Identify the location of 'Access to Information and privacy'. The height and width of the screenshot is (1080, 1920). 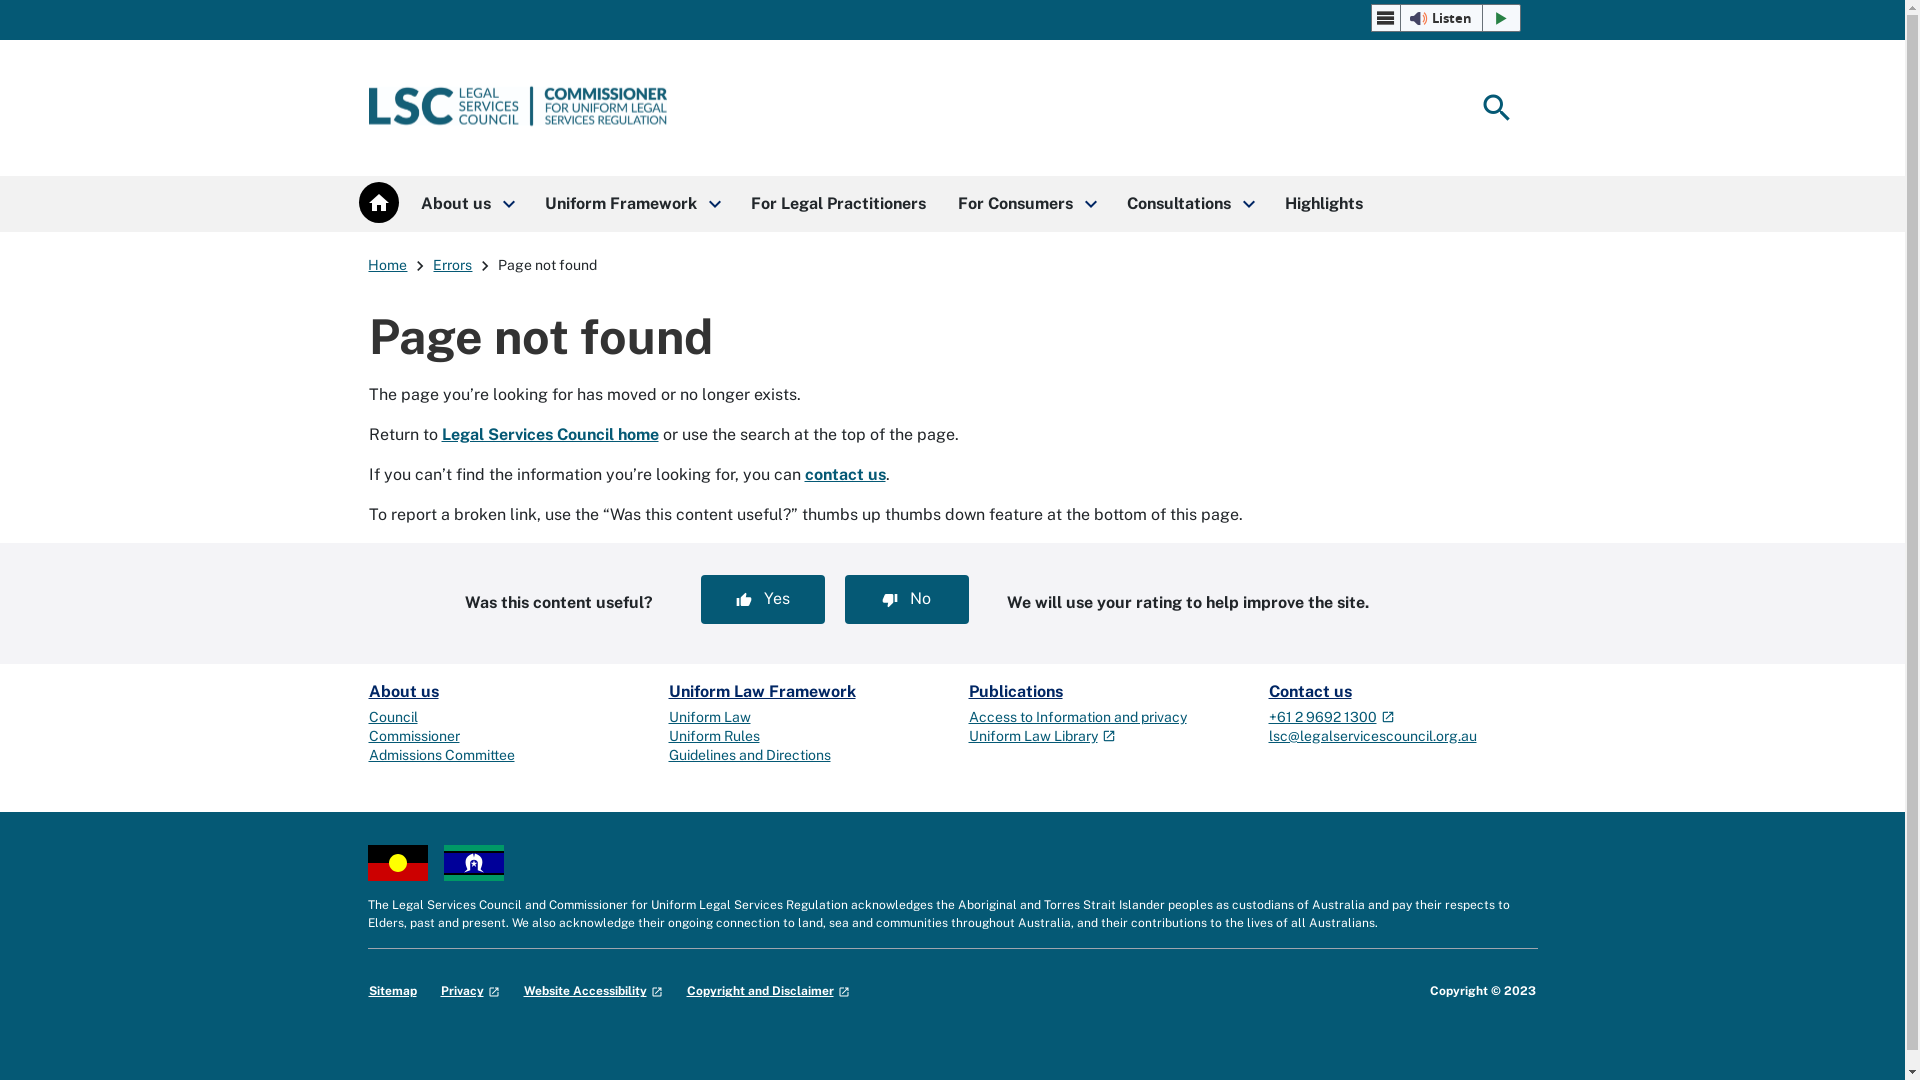
(1075, 716).